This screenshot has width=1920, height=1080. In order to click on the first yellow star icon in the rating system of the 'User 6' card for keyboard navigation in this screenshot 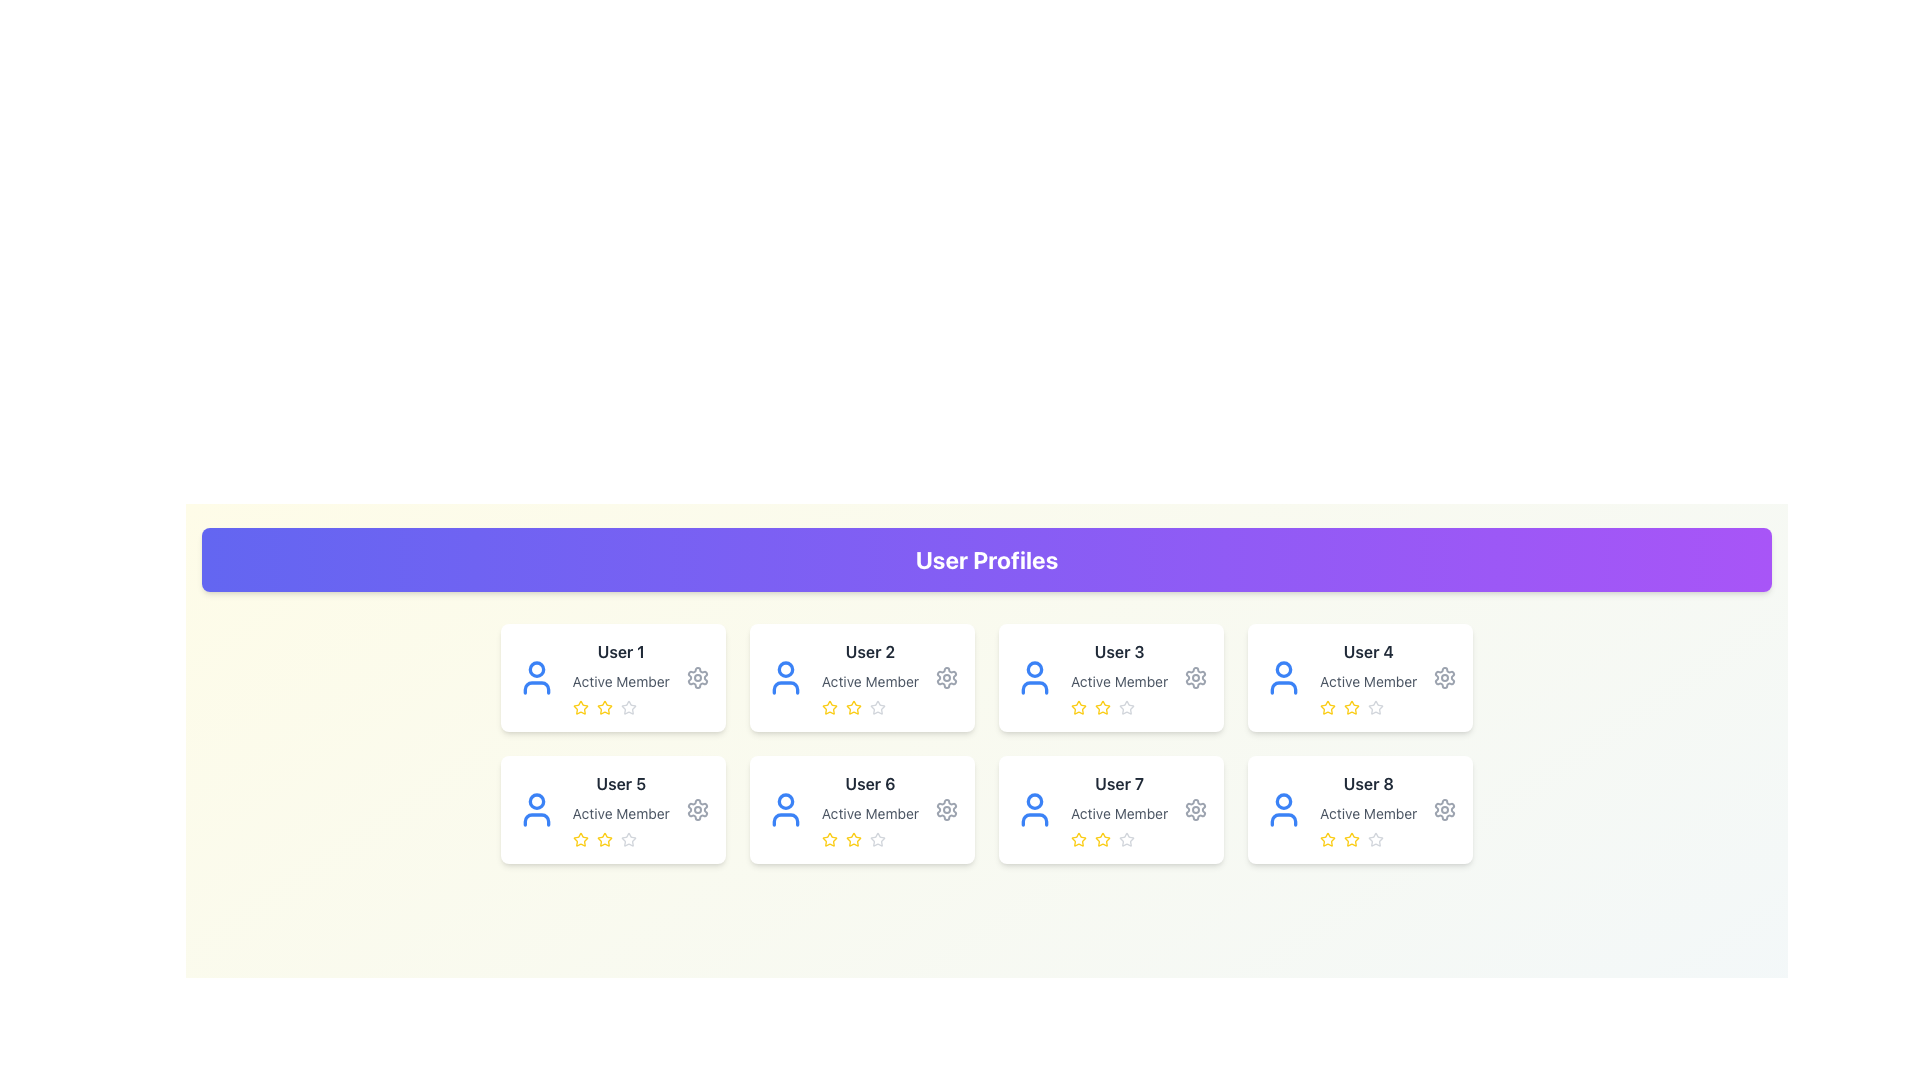, I will do `click(829, 840)`.